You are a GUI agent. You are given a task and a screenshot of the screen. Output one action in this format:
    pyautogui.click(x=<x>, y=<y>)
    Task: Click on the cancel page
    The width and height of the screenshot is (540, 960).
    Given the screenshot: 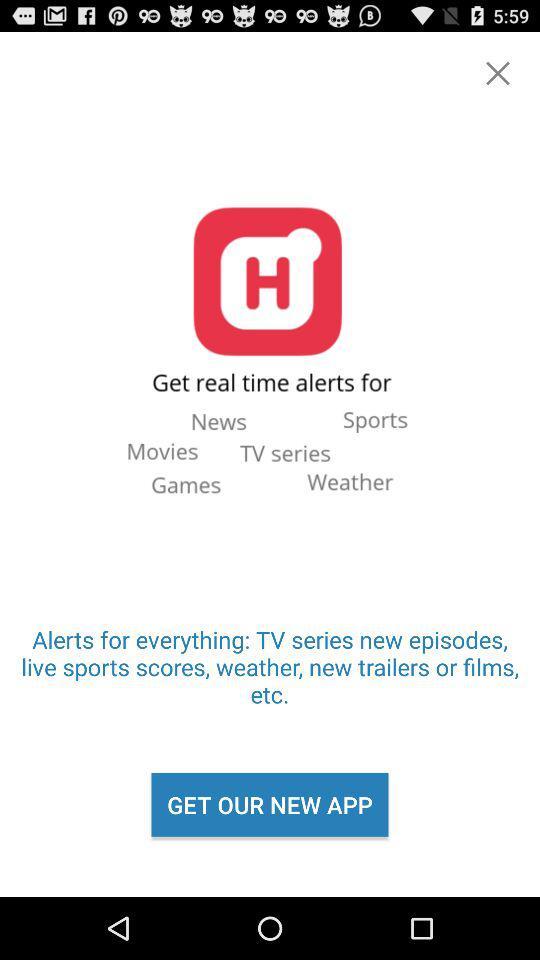 What is the action you would take?
    pyautogui.click(x=496, y=73)
    